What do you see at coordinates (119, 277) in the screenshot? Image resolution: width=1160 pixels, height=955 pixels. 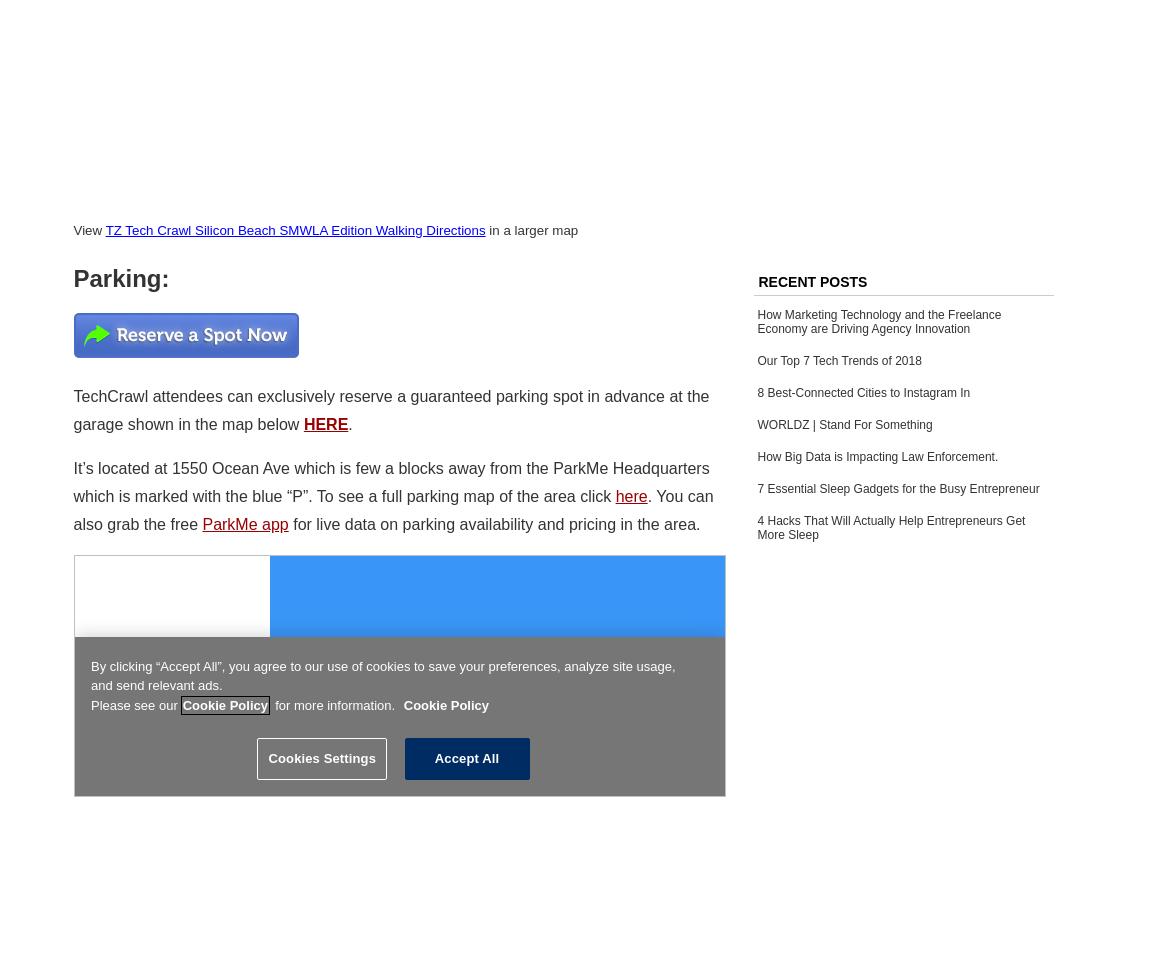 I see `'Parking:'` at bounding box center [119, 277].